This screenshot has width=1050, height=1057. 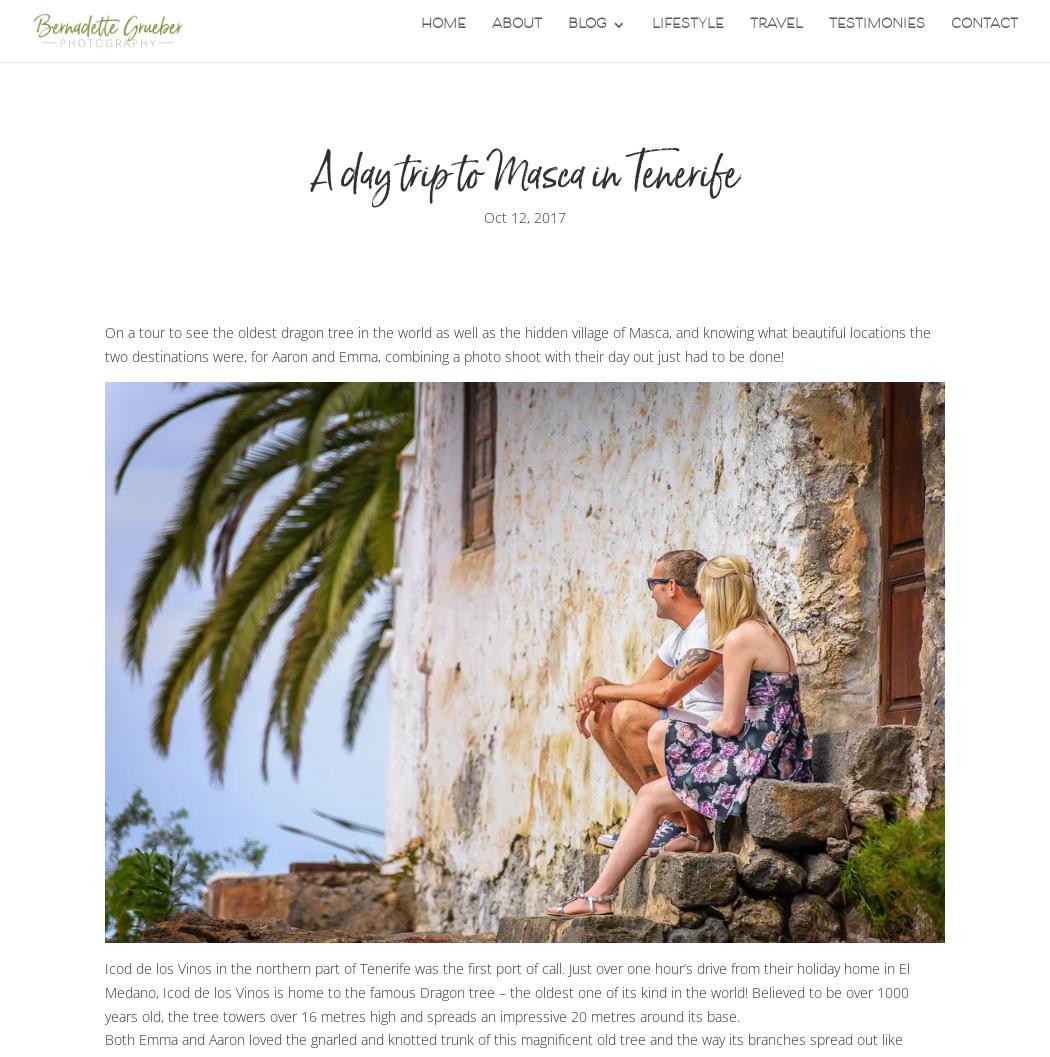 What do you see at coordinates (311, 175) in the screenshot?
I see `'A day trip to Masca in Tenerife'` at bounding box center [311, 175].